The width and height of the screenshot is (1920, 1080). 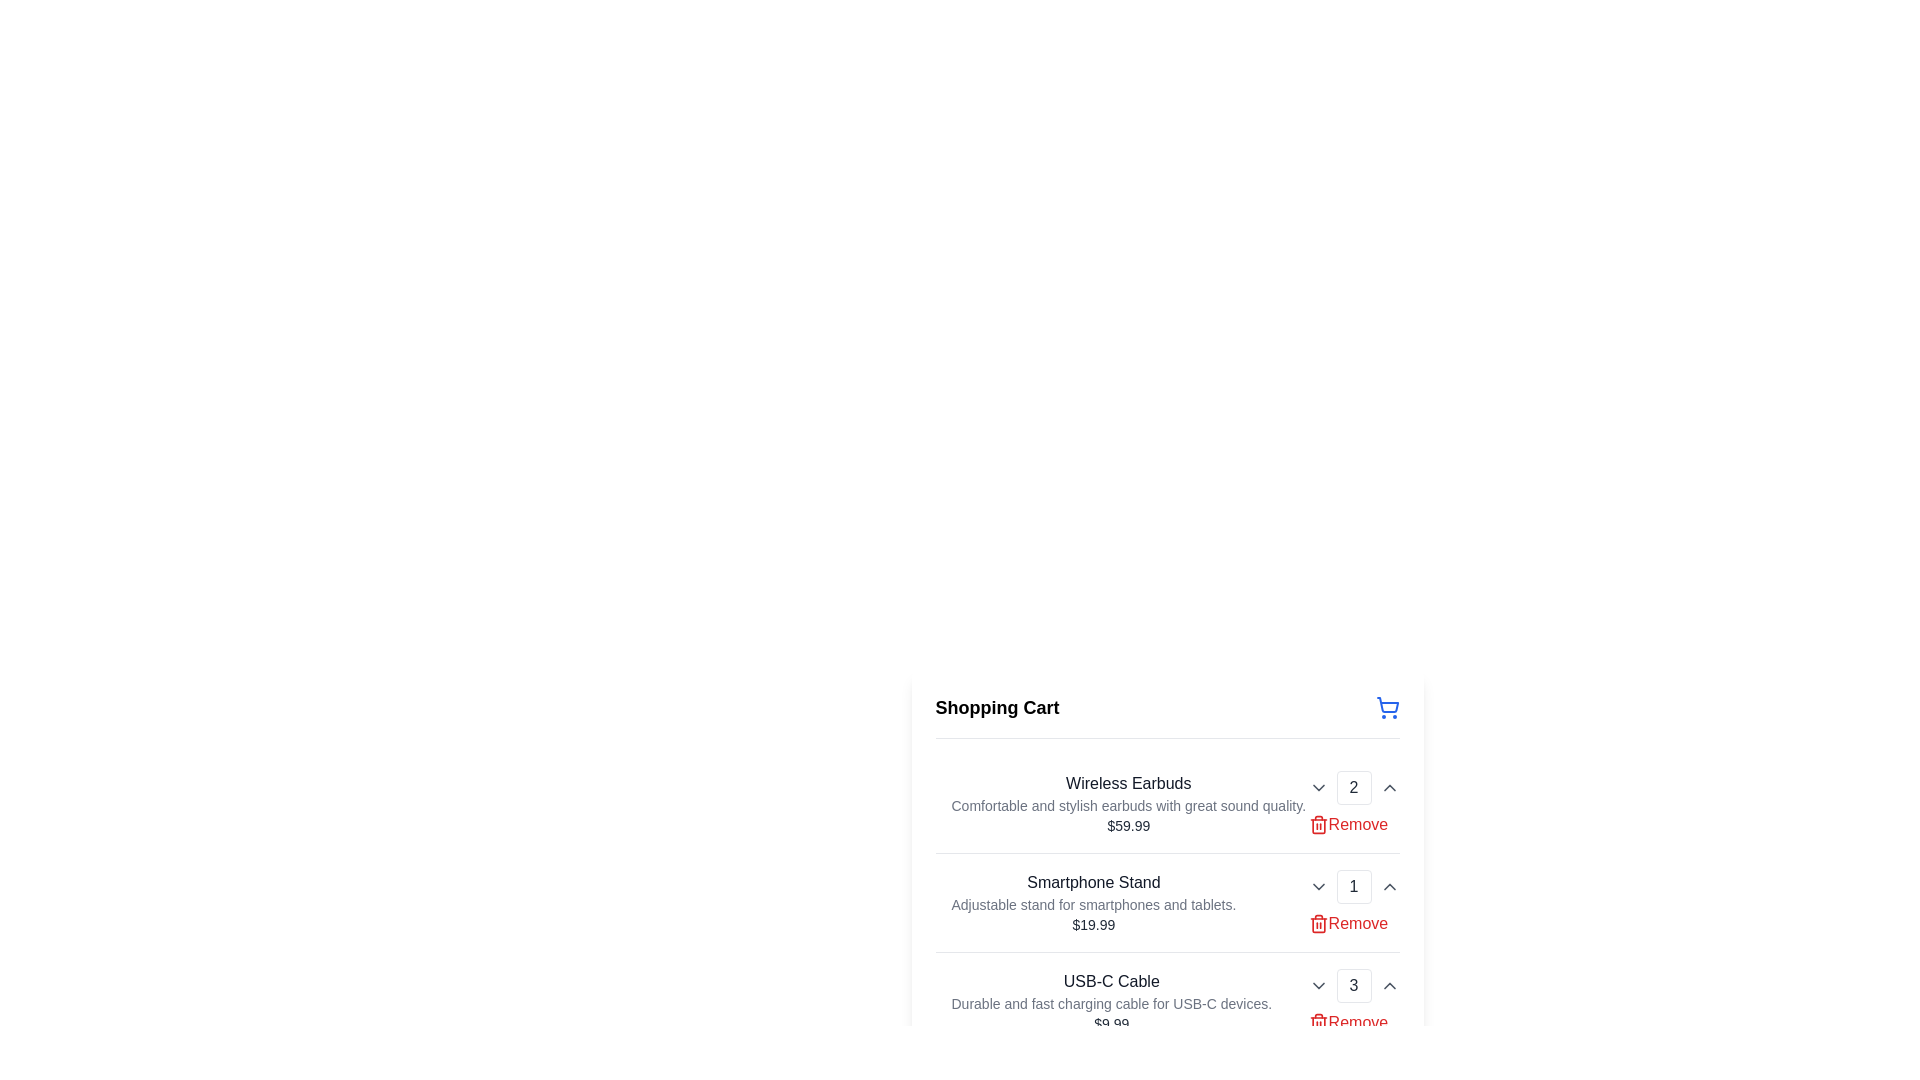 What do you see at coordinates (1167, 1001) in the screenshot?
I see `detailed information for the 'USB-C Cable' item in the shopping cart, which includes a title, description, price, and quantity controls` at bounding box center [1167, 1001].